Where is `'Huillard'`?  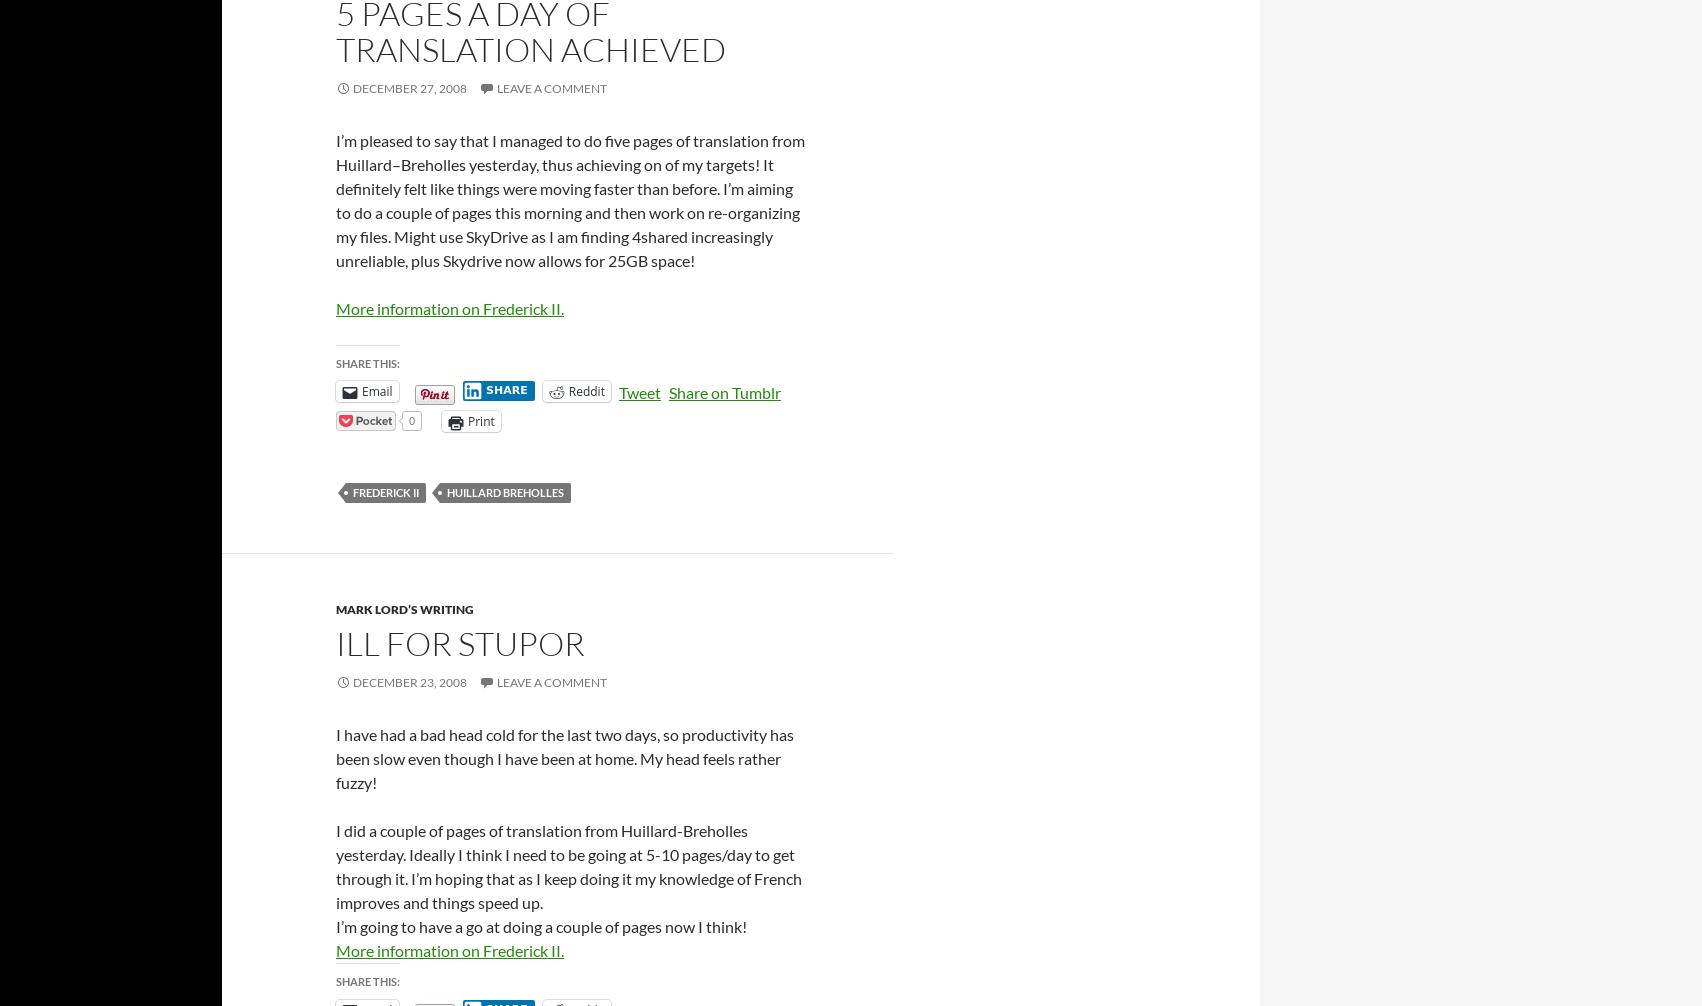
'Huillard' is located at coordinates (364, 164).